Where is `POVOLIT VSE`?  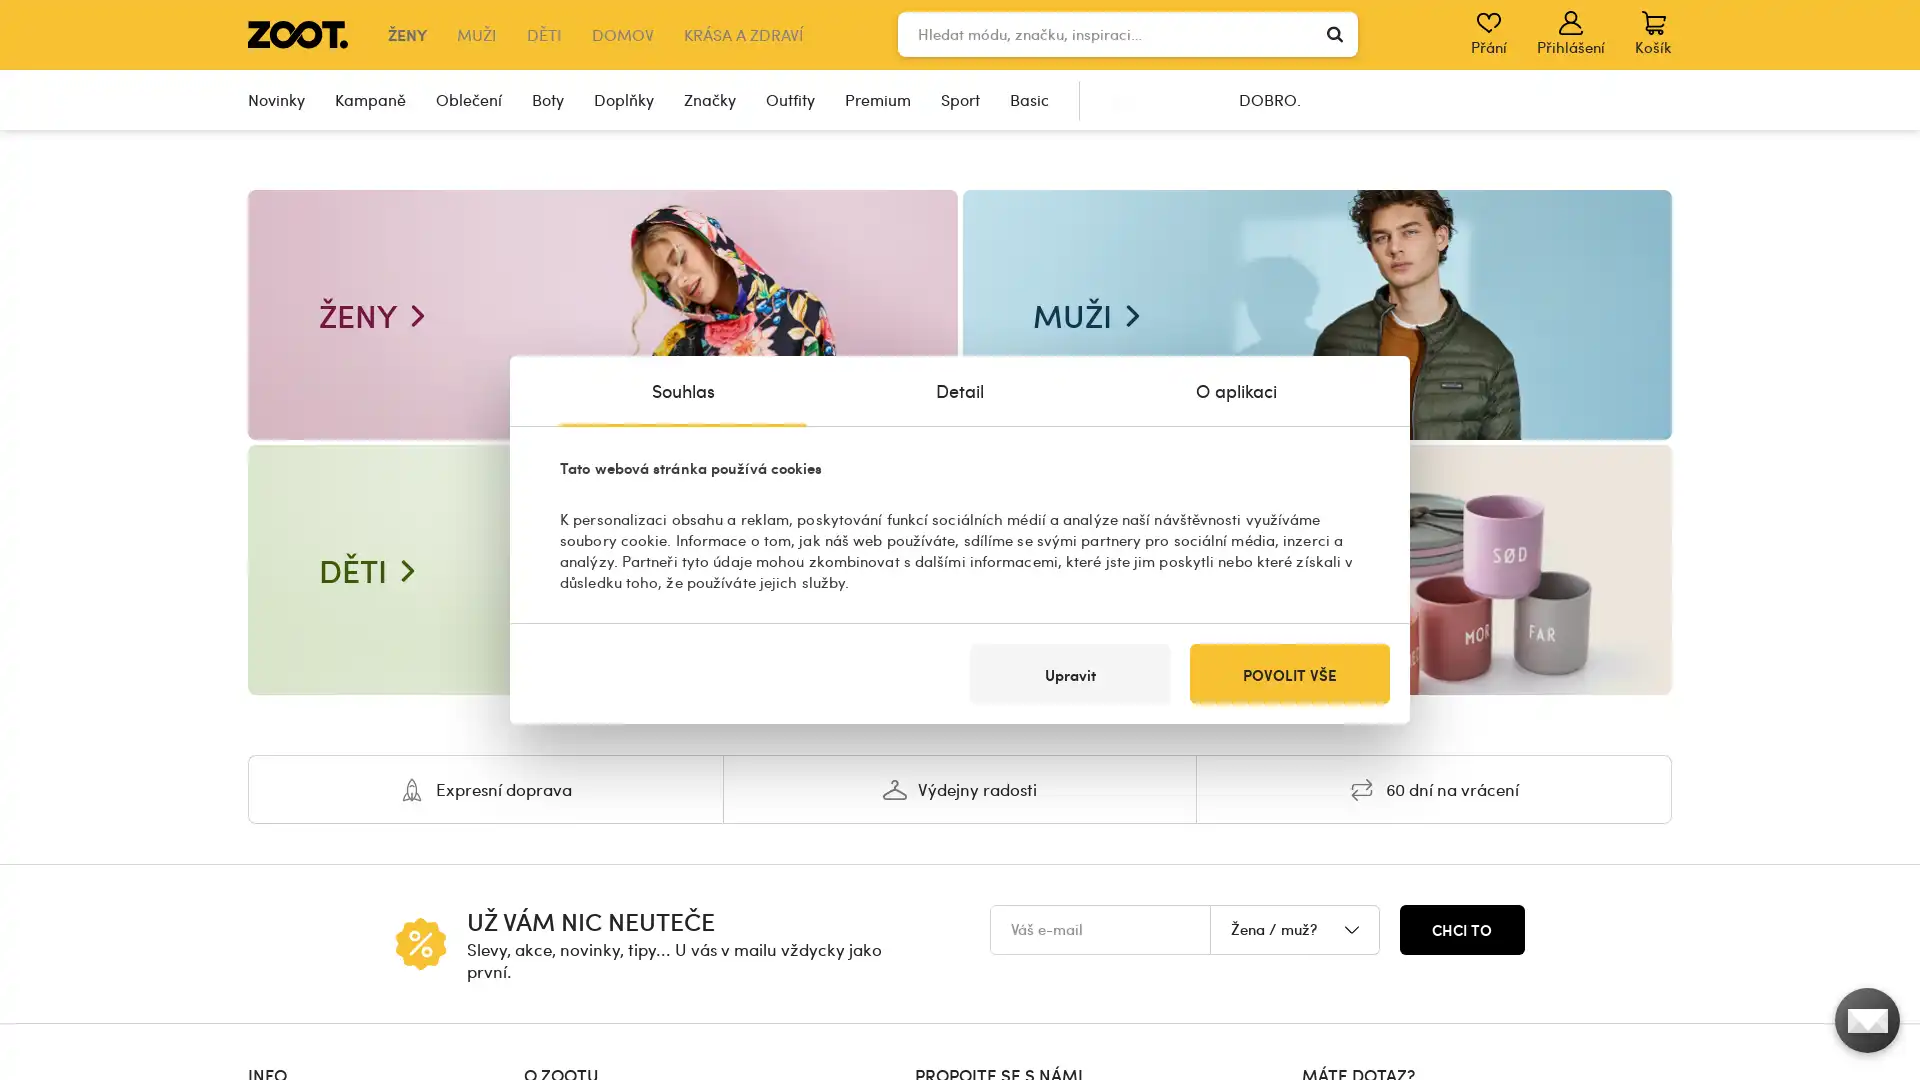
POVOLIT VSE is located at coordinates (1290, 674).